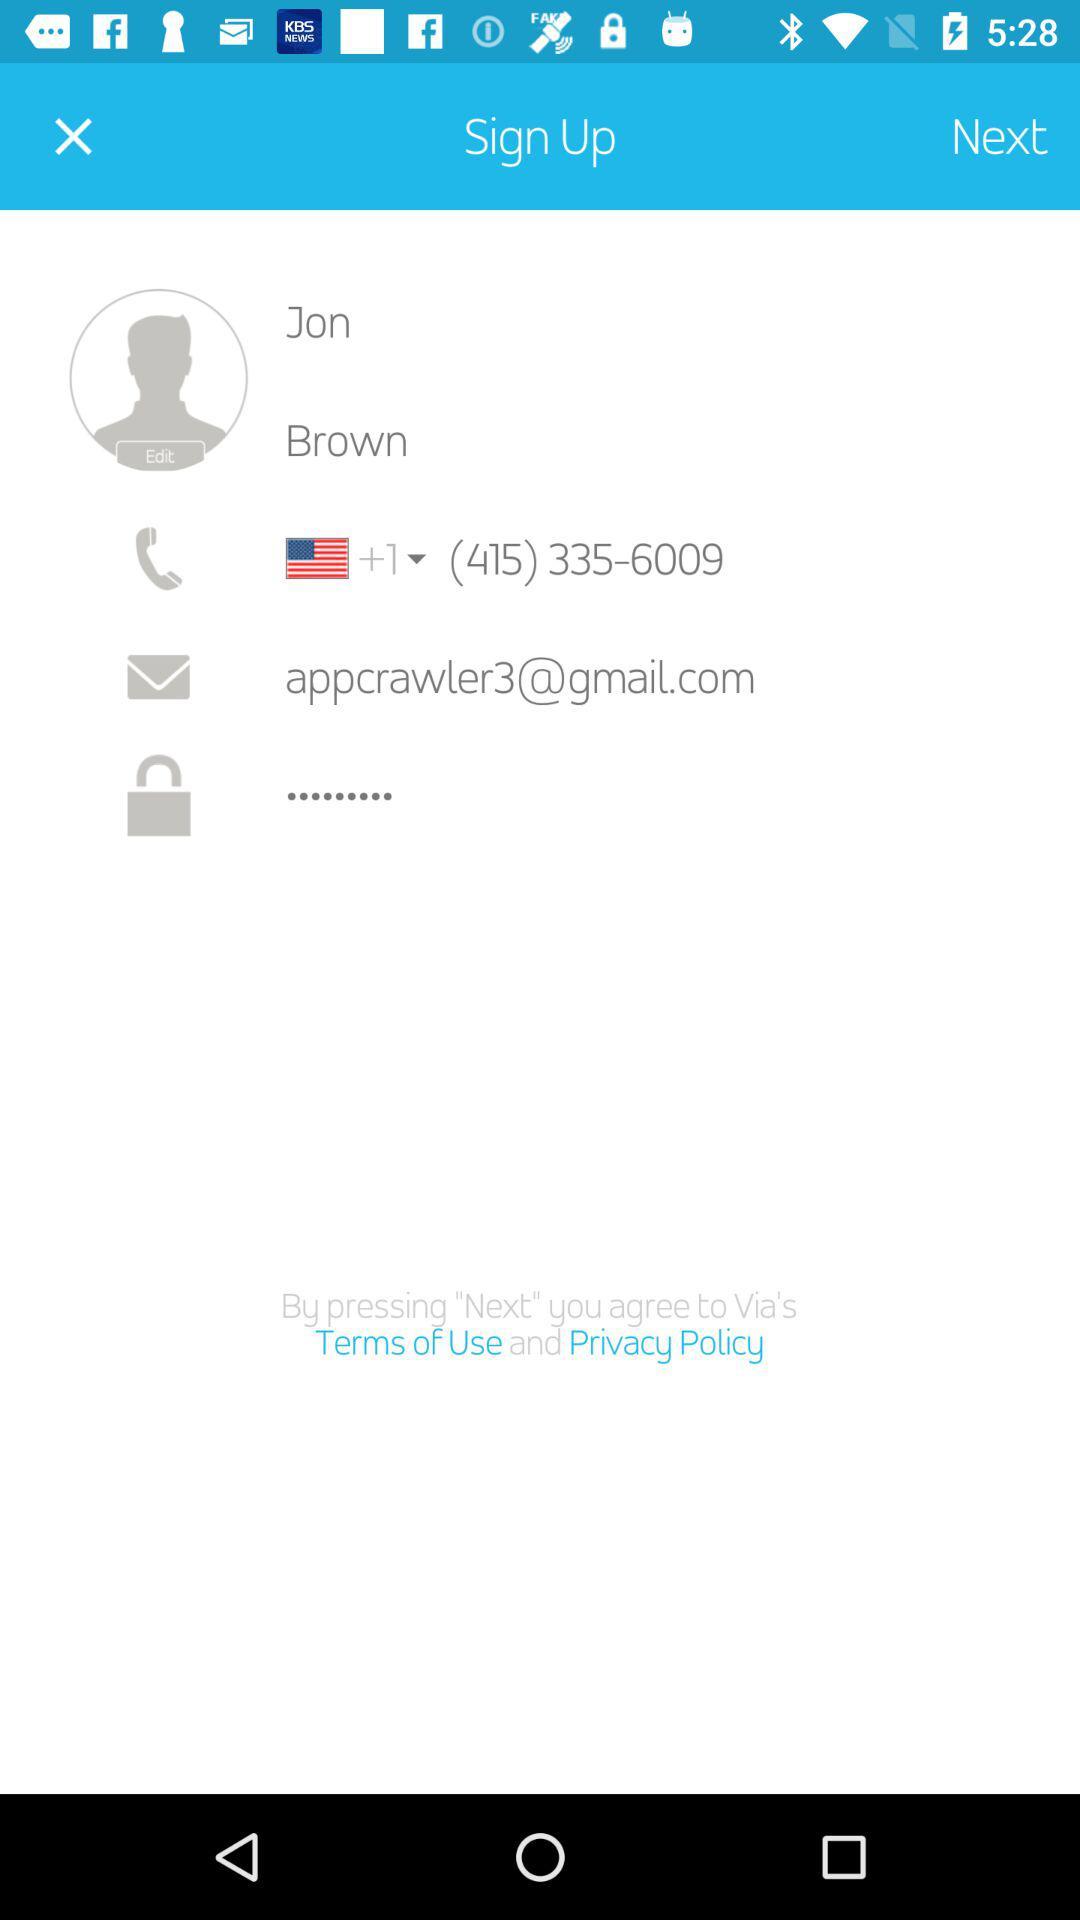 The height and width of the screenshot is (1920, 1080). What do you see at coordinates (667, 439) in the screenshot?
I see `brown` at bounding box center [667, 439].